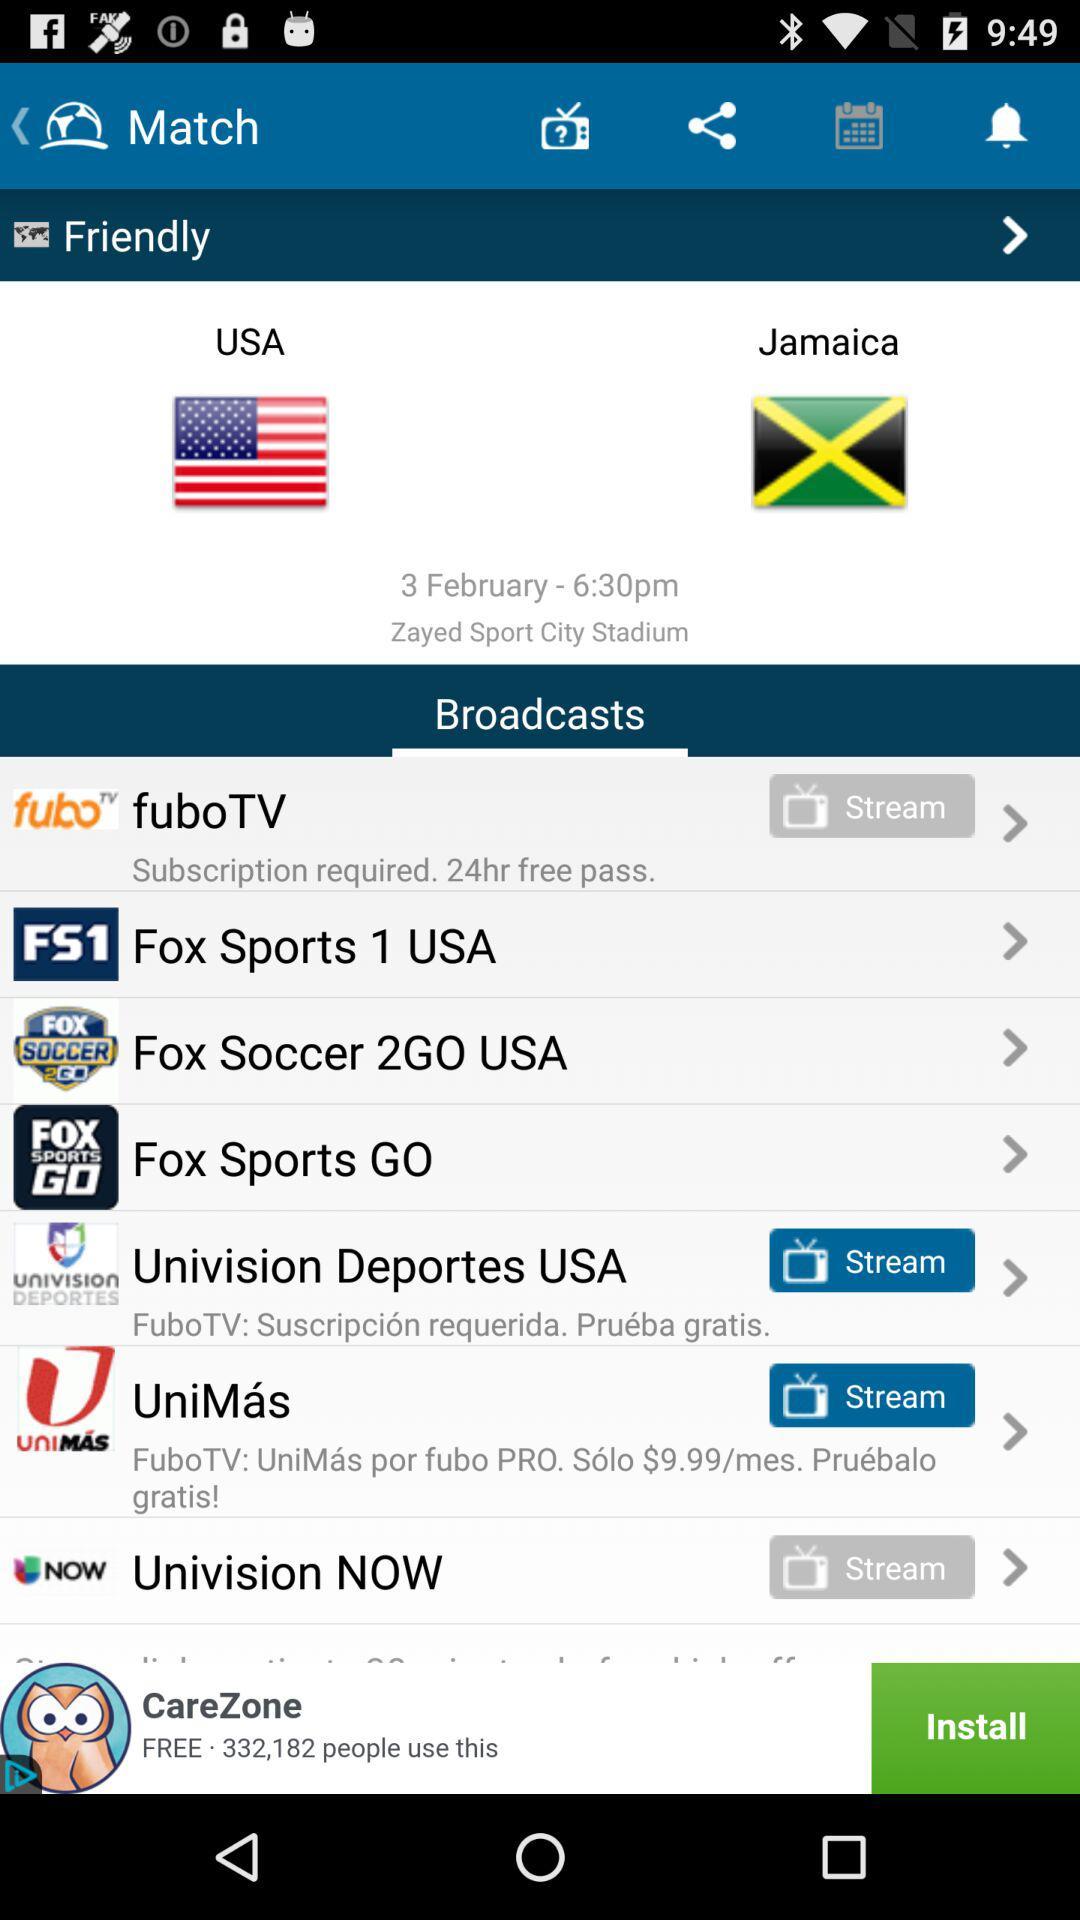  What do you see at coordinates (249, 484) in the screenshot?
I see `the national_flag icon` at bounding box center [249, 484].